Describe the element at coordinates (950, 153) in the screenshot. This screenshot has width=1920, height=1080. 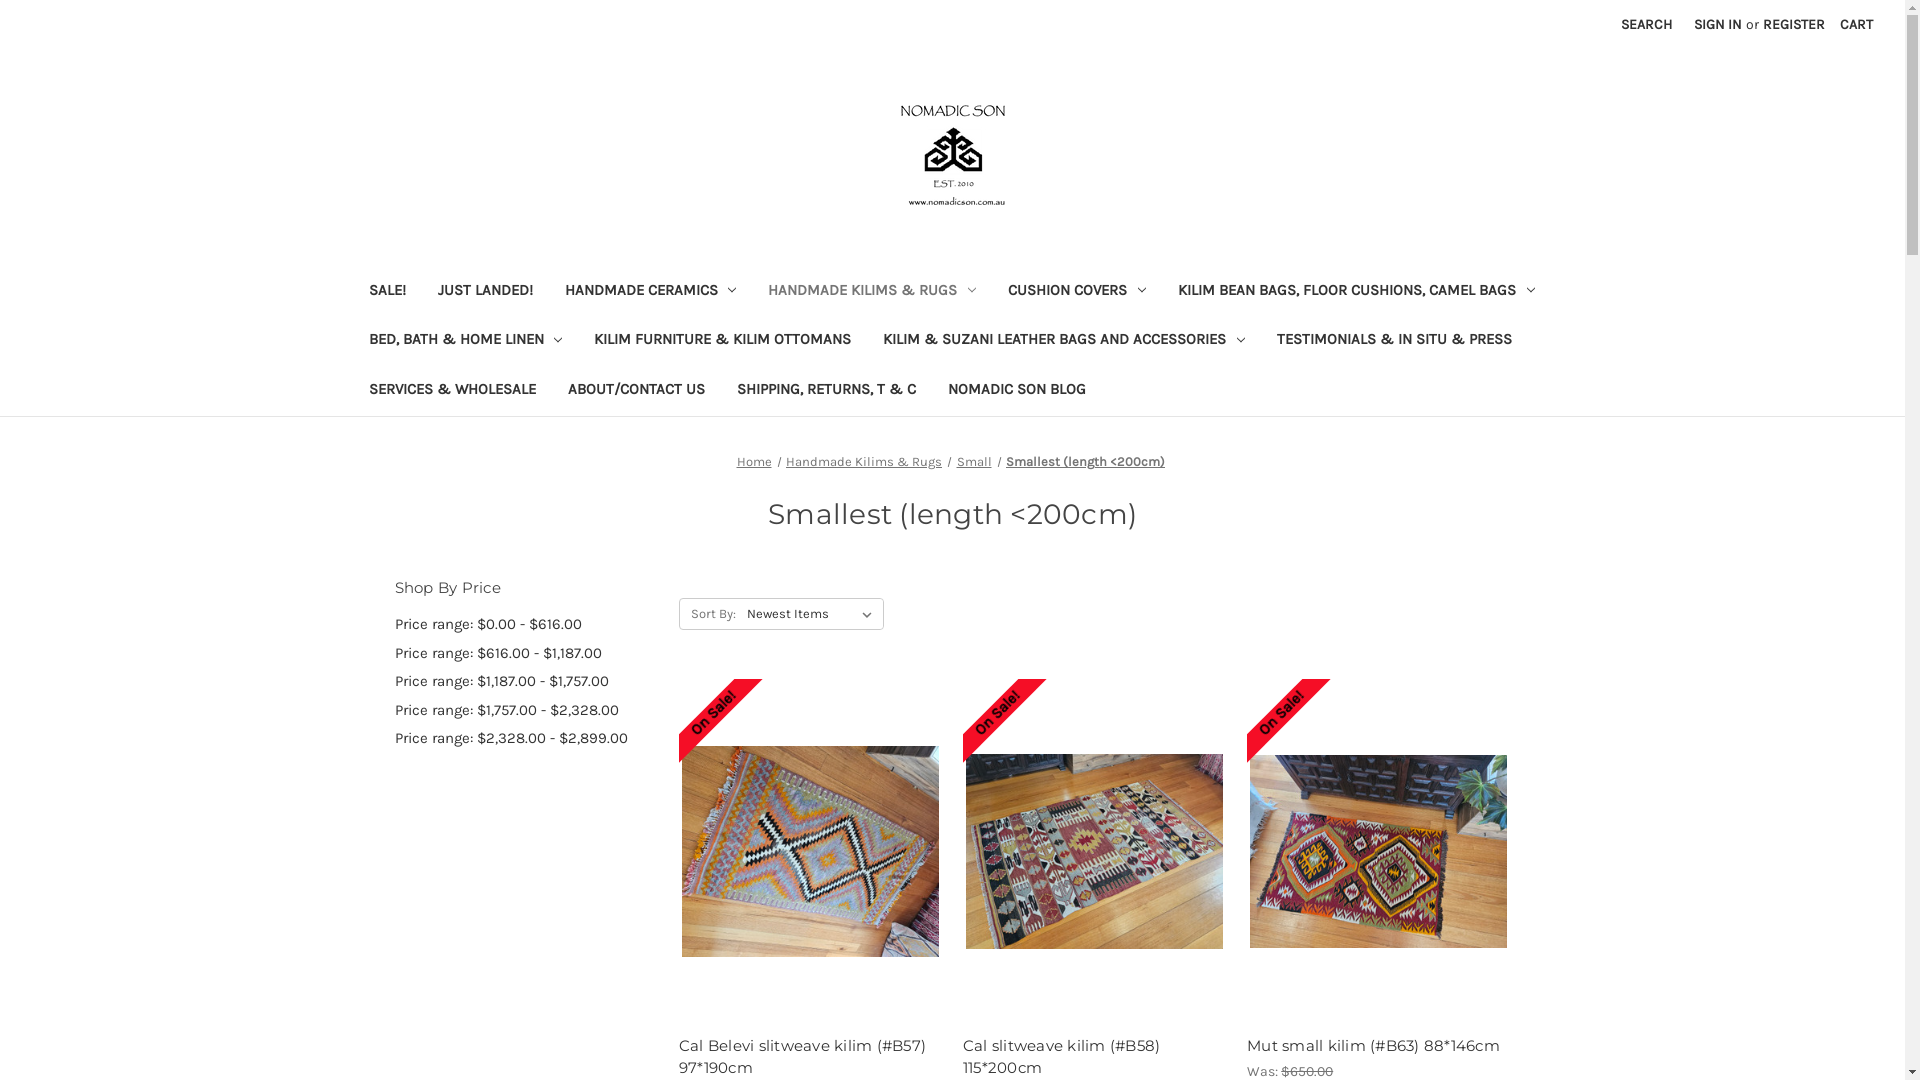
I see `'NOMADIC SON'` at that location.